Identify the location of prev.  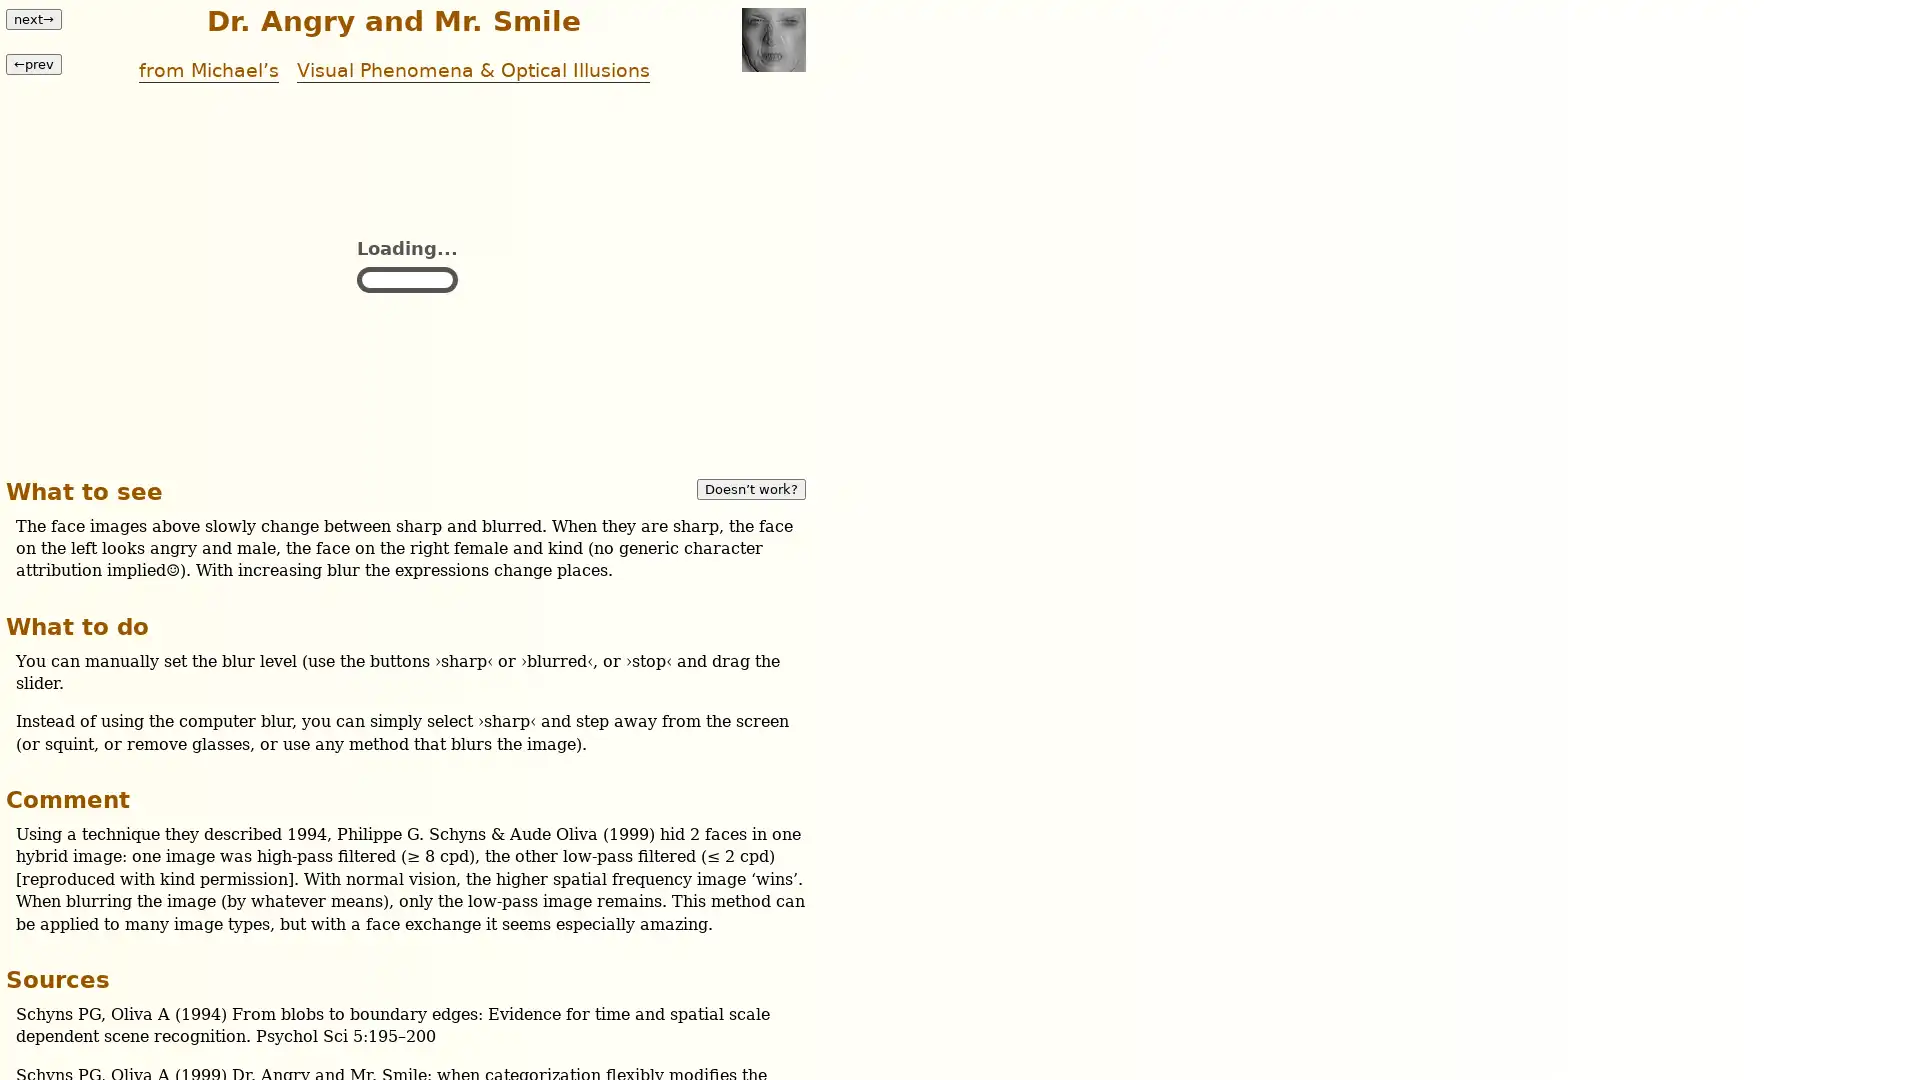
(33, 62).